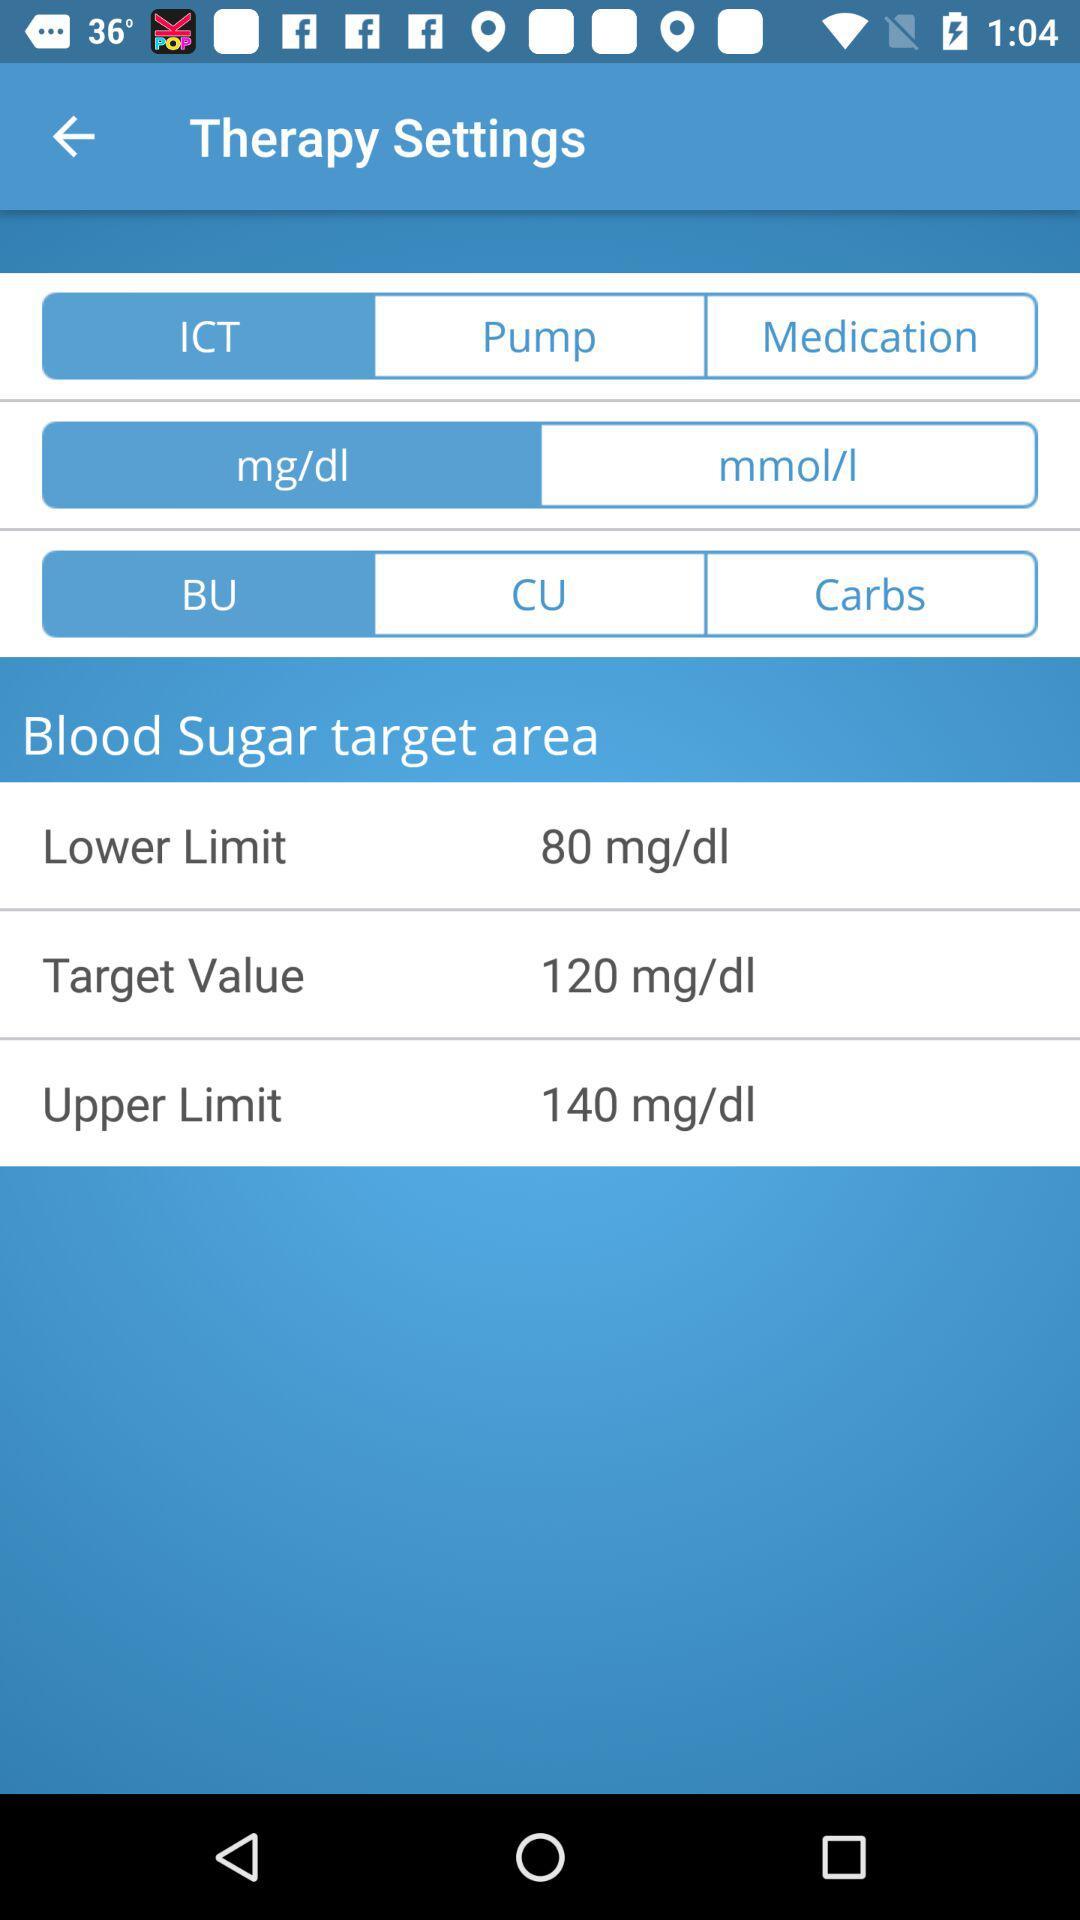 Image resolution: width=1080 pixels, height=1920 pixels. I want to click on icon to the left of the pump icon, so click(207, 336).